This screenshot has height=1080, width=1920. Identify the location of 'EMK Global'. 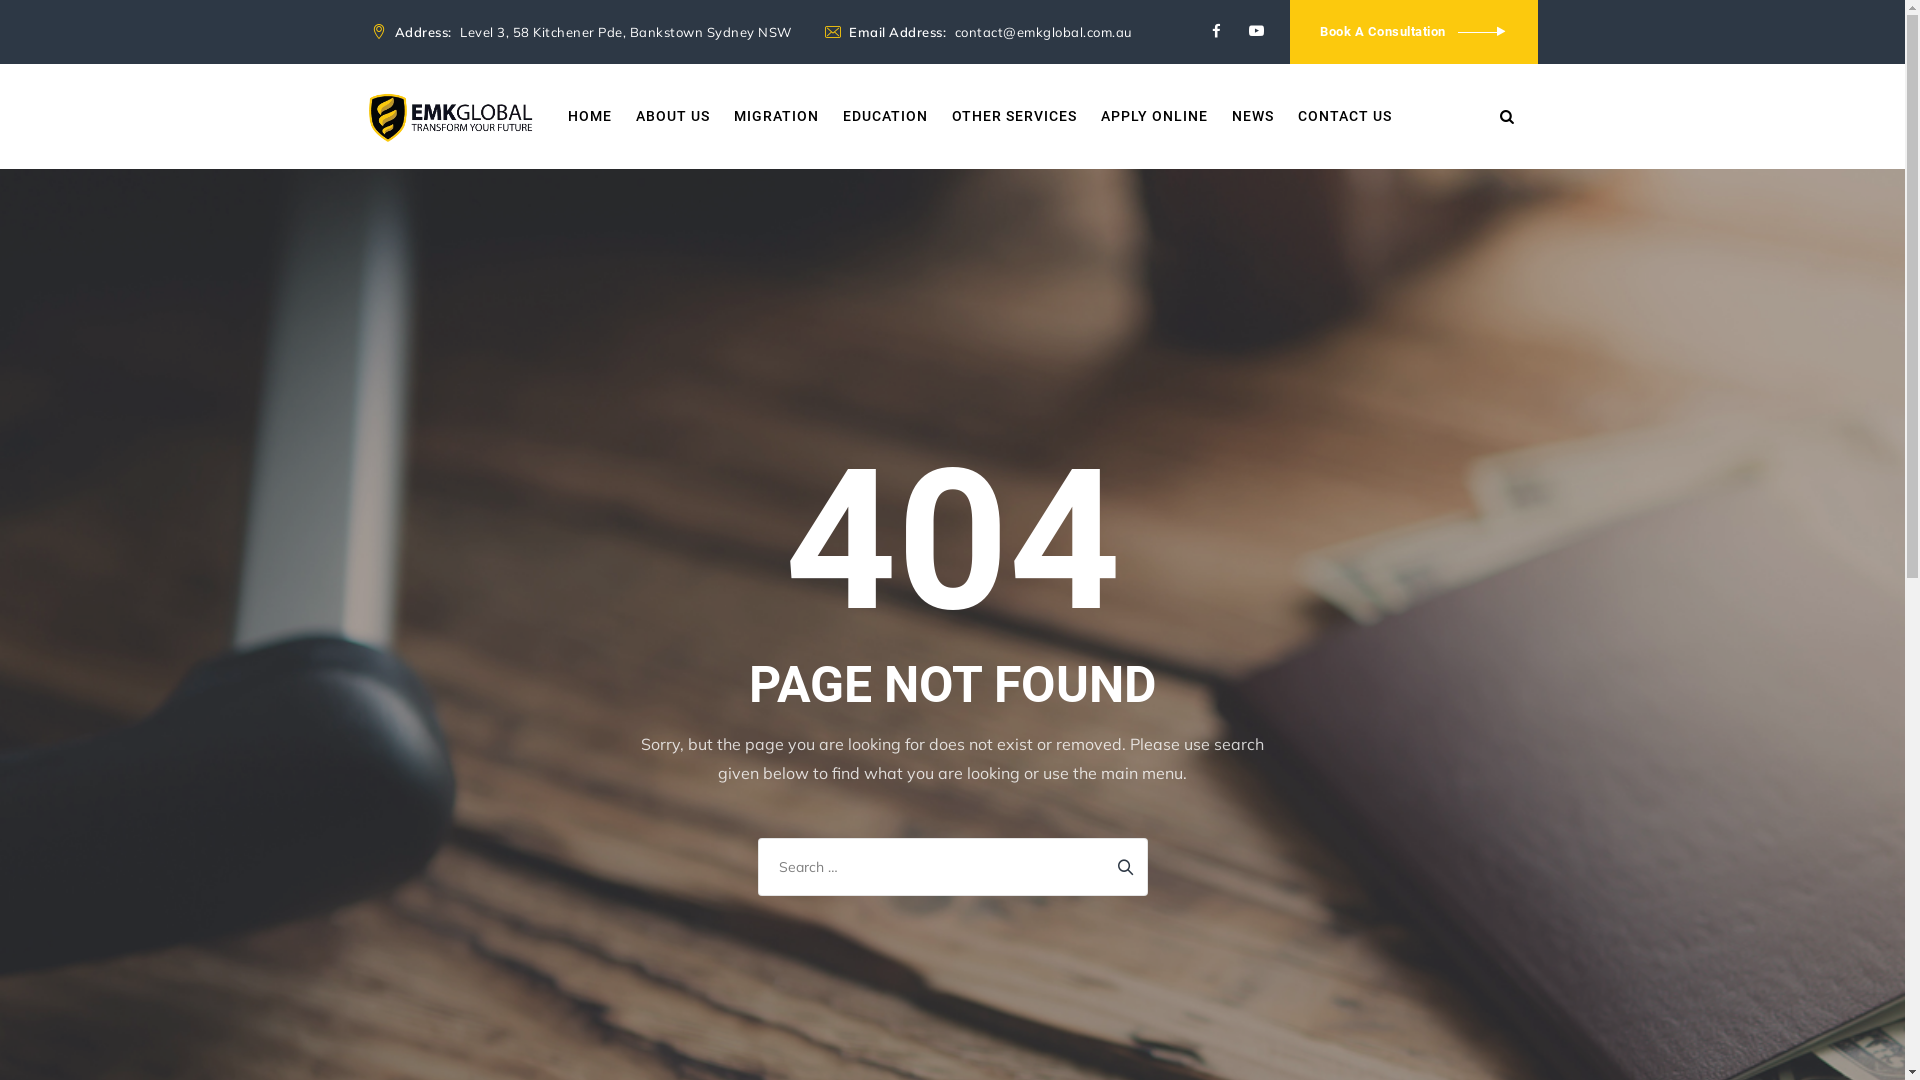
(449, 116).